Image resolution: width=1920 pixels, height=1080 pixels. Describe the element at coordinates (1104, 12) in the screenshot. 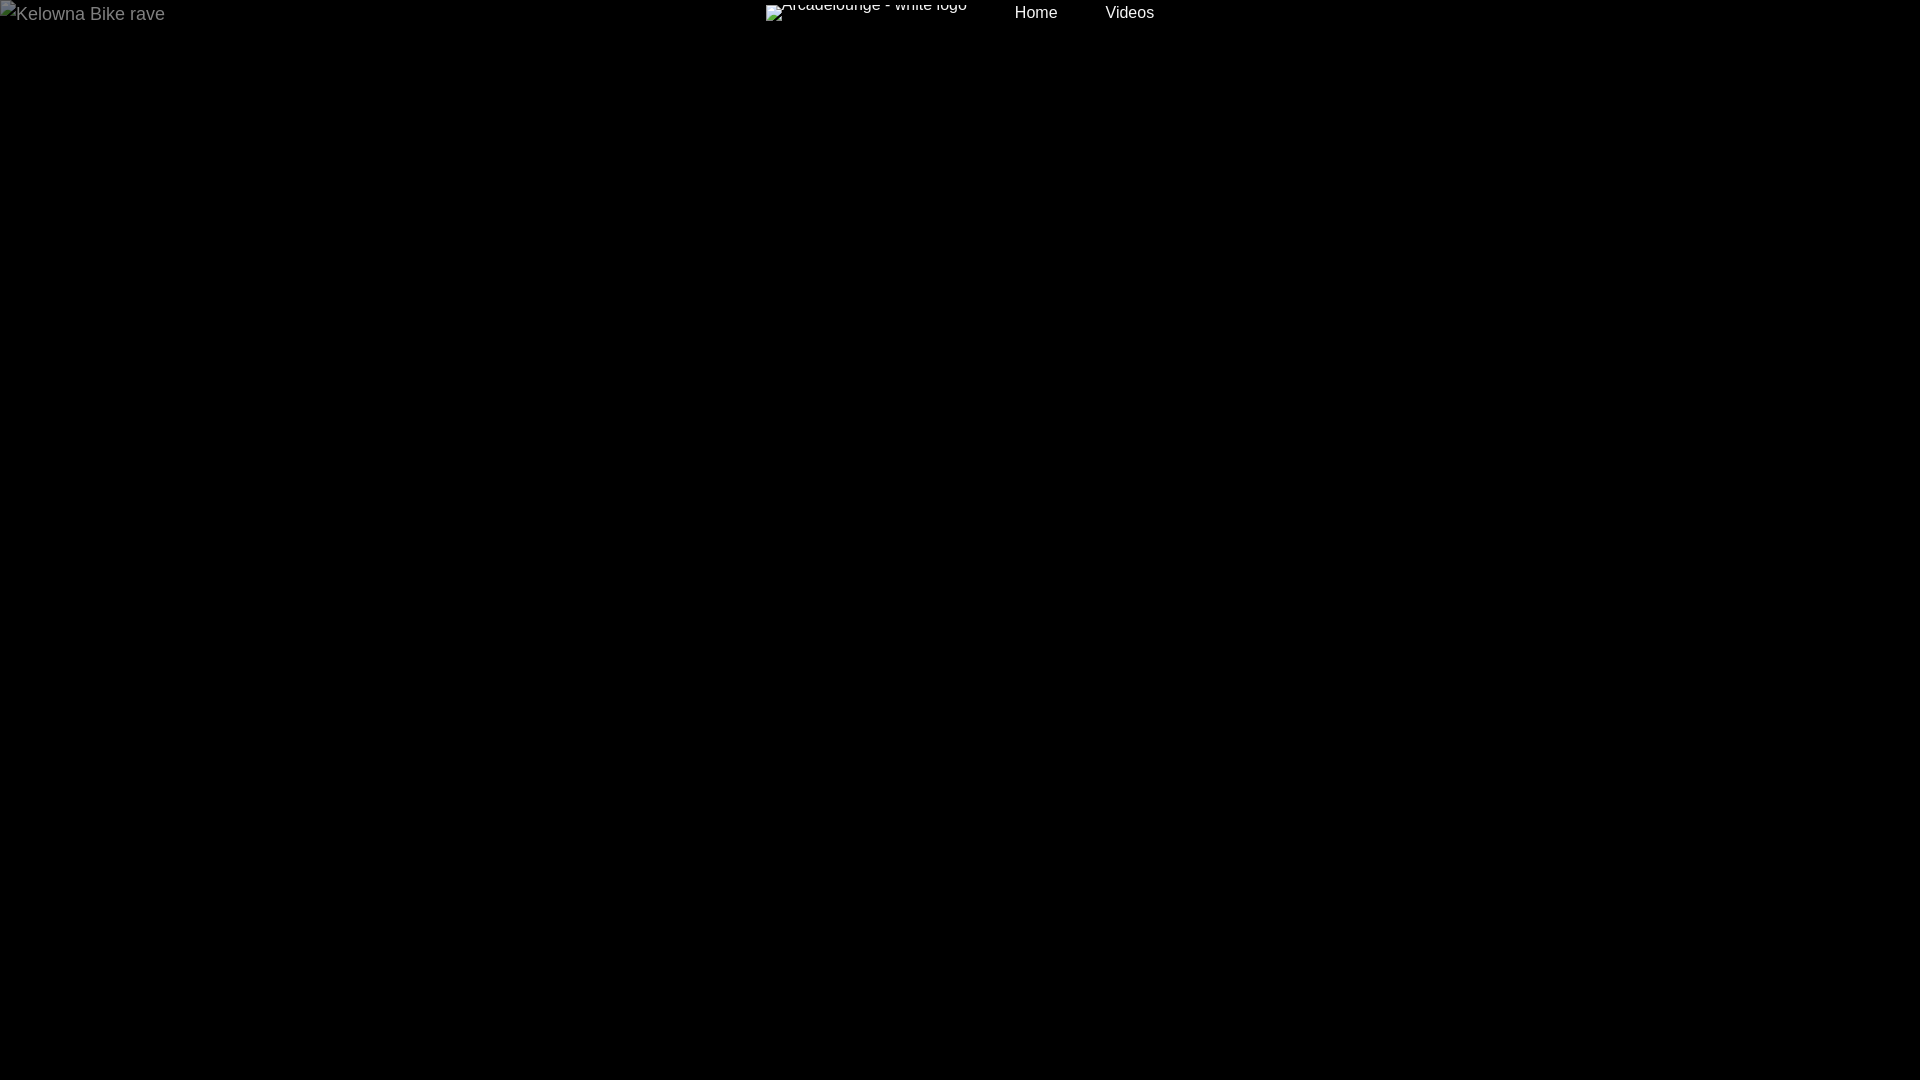

I see `'Videos'` at that location.